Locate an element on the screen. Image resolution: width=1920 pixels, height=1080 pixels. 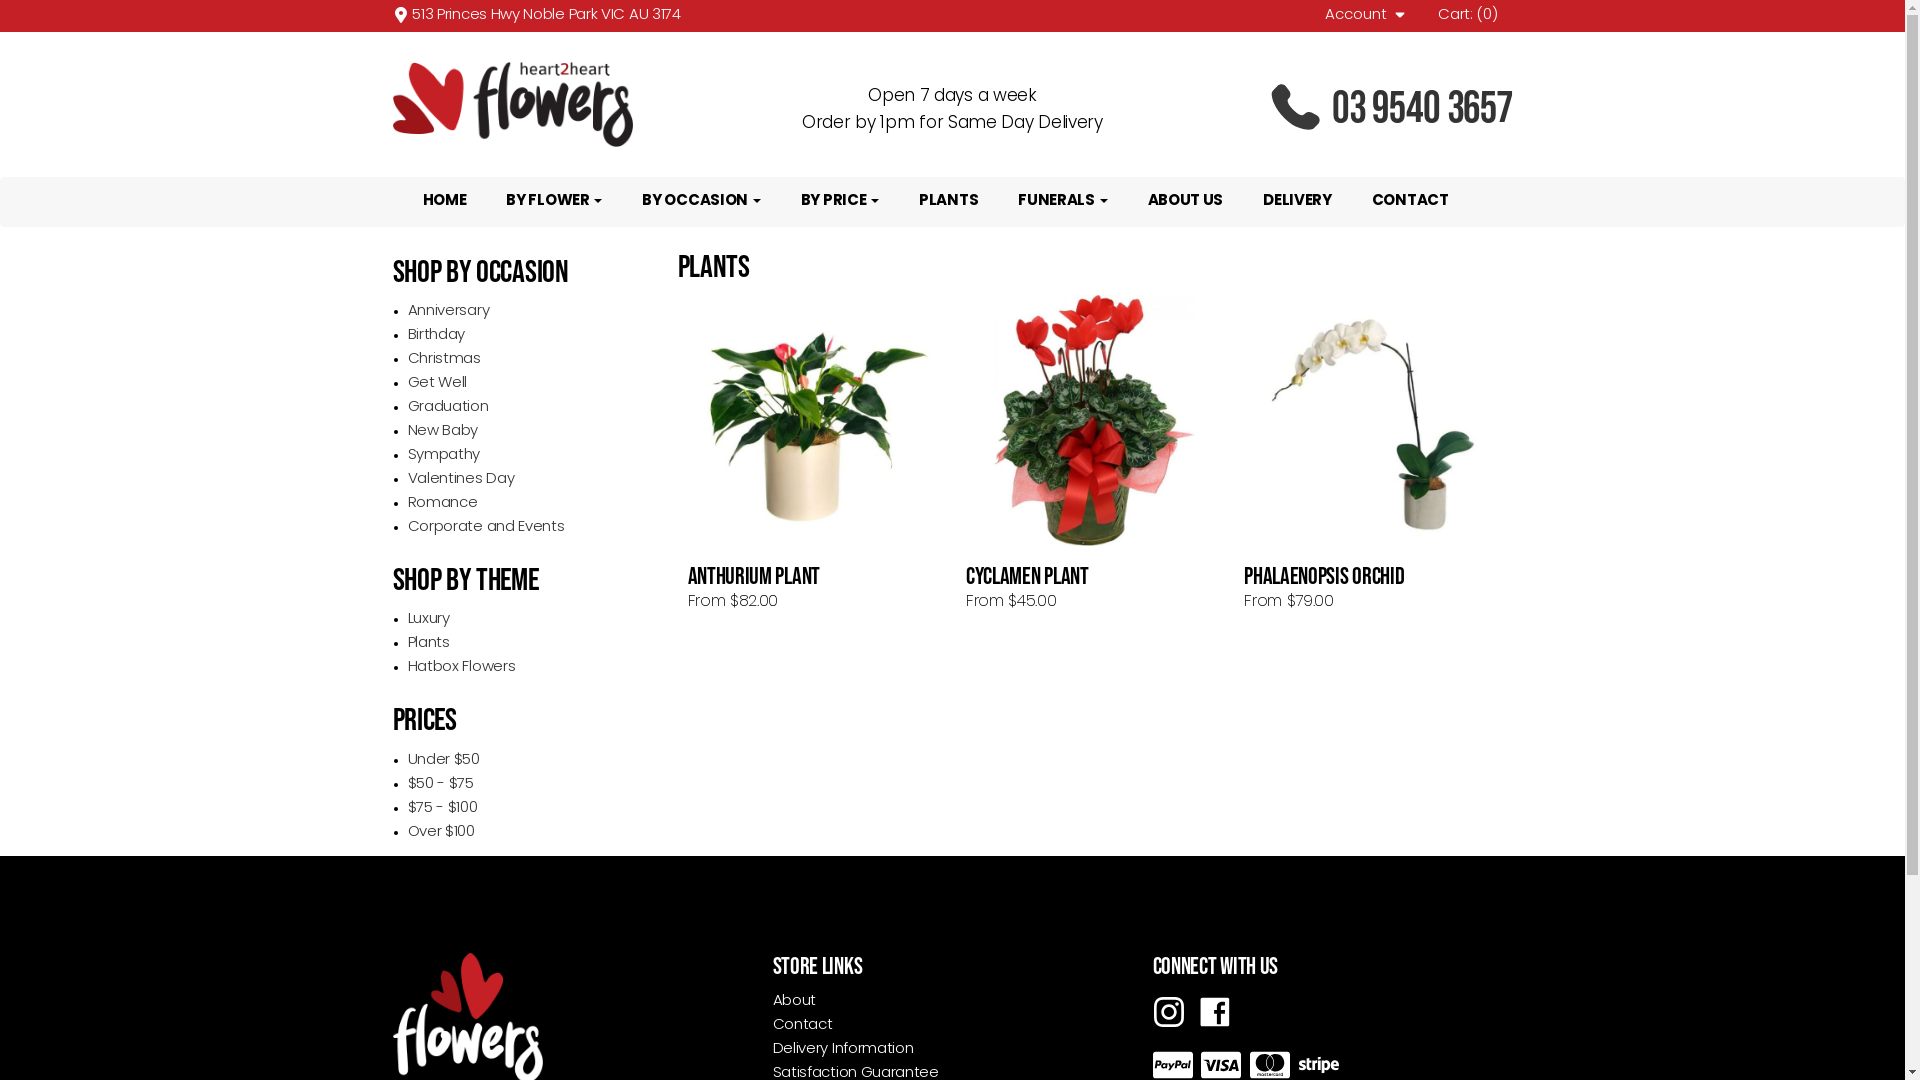
'Graduation' is located at coordinates (447, 406).